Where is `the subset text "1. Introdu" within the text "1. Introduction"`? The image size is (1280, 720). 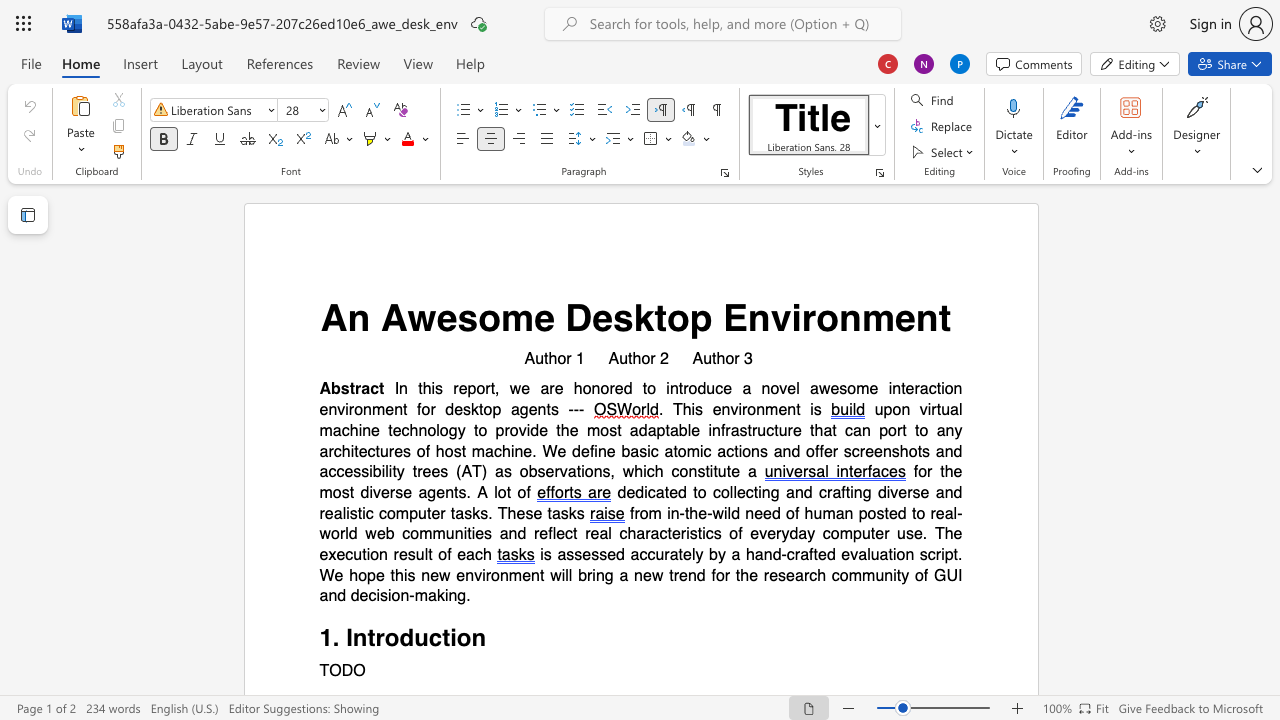 the subset text "1. Introdu" within the text "1. Introduction" is located at coordinates (318, 638).